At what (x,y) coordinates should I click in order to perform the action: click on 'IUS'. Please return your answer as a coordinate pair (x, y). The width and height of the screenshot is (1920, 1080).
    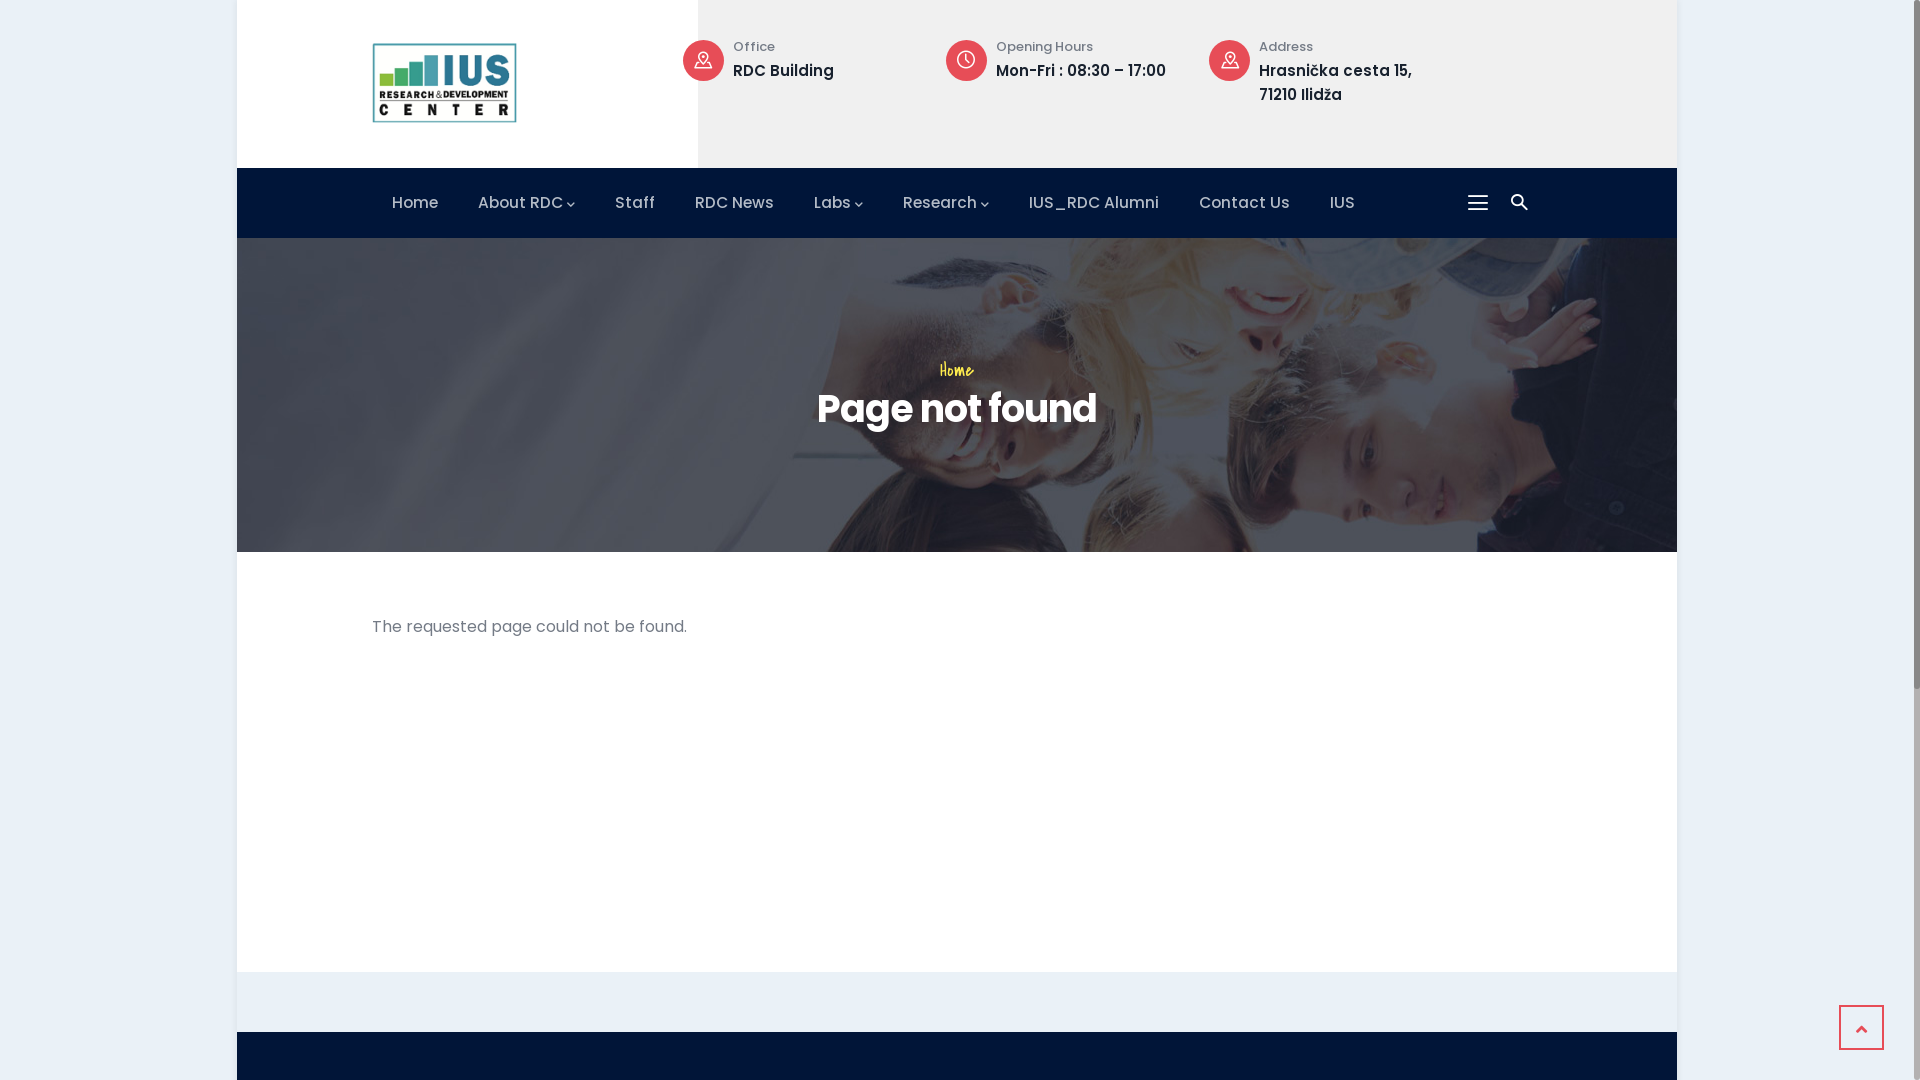
    Looking at the image, I should click on (1342, 202).